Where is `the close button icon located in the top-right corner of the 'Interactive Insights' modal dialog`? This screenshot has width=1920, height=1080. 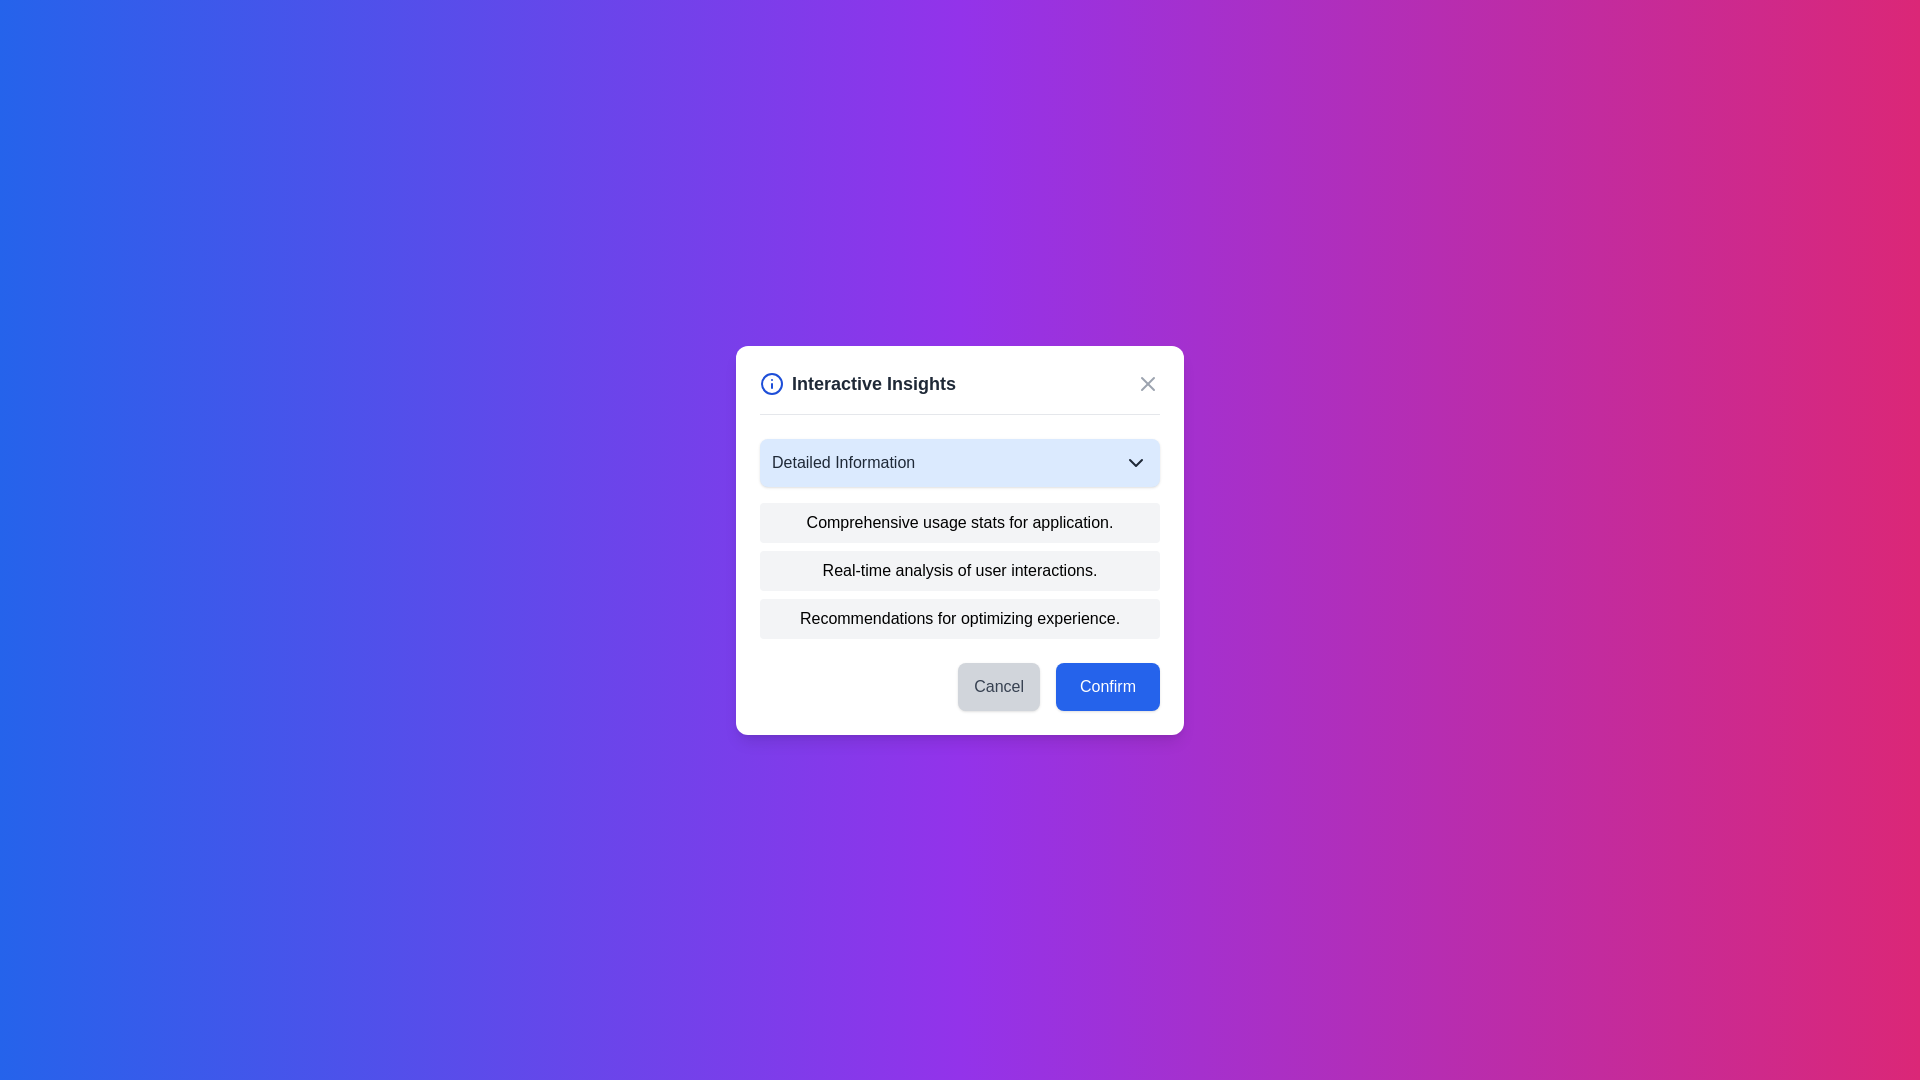 the close button icon located in the top-right corner of the 'Interactive Insights' modal dialog is located at coordinates (1147, 383).